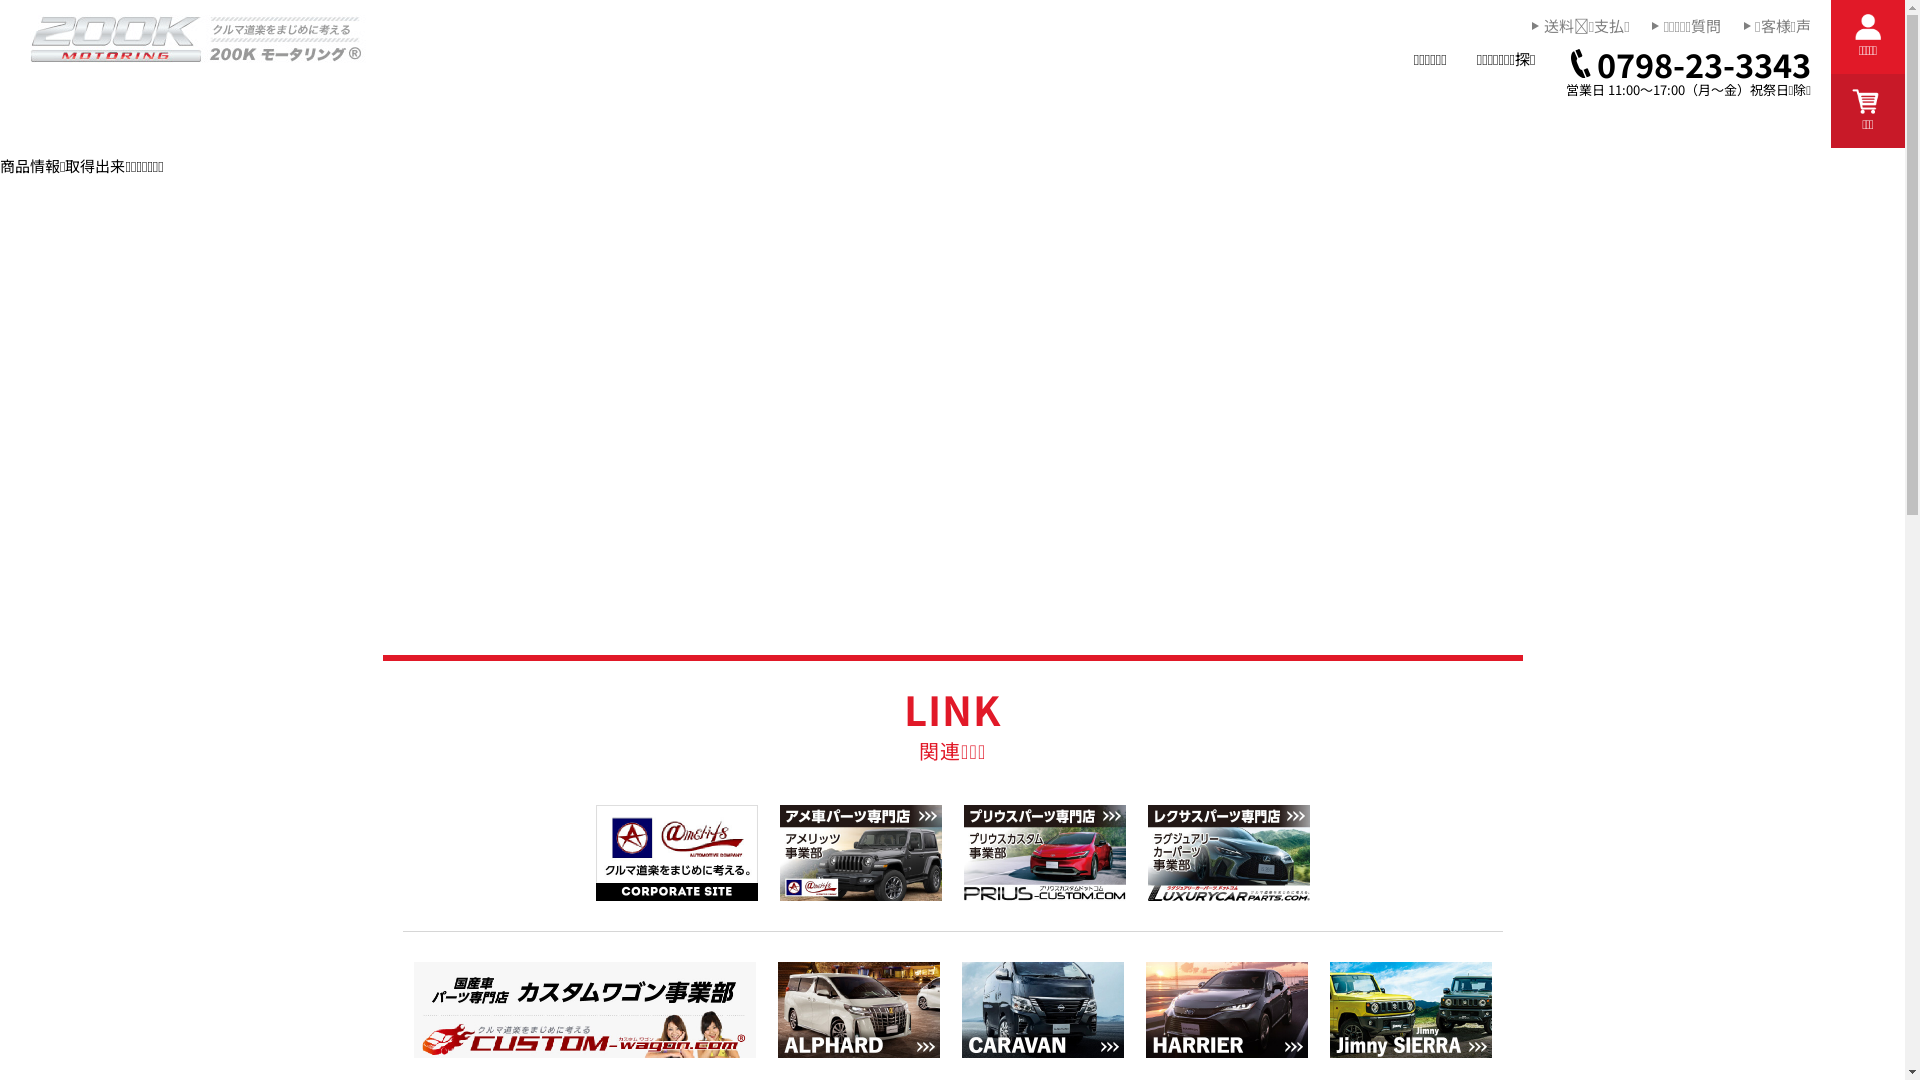 This screenshot has height=1080, width=1920. What do you see at coordinates (1688, 63) in the screenshot?
I see `'0798-23-3343'` at bounding box center [1688, 63].